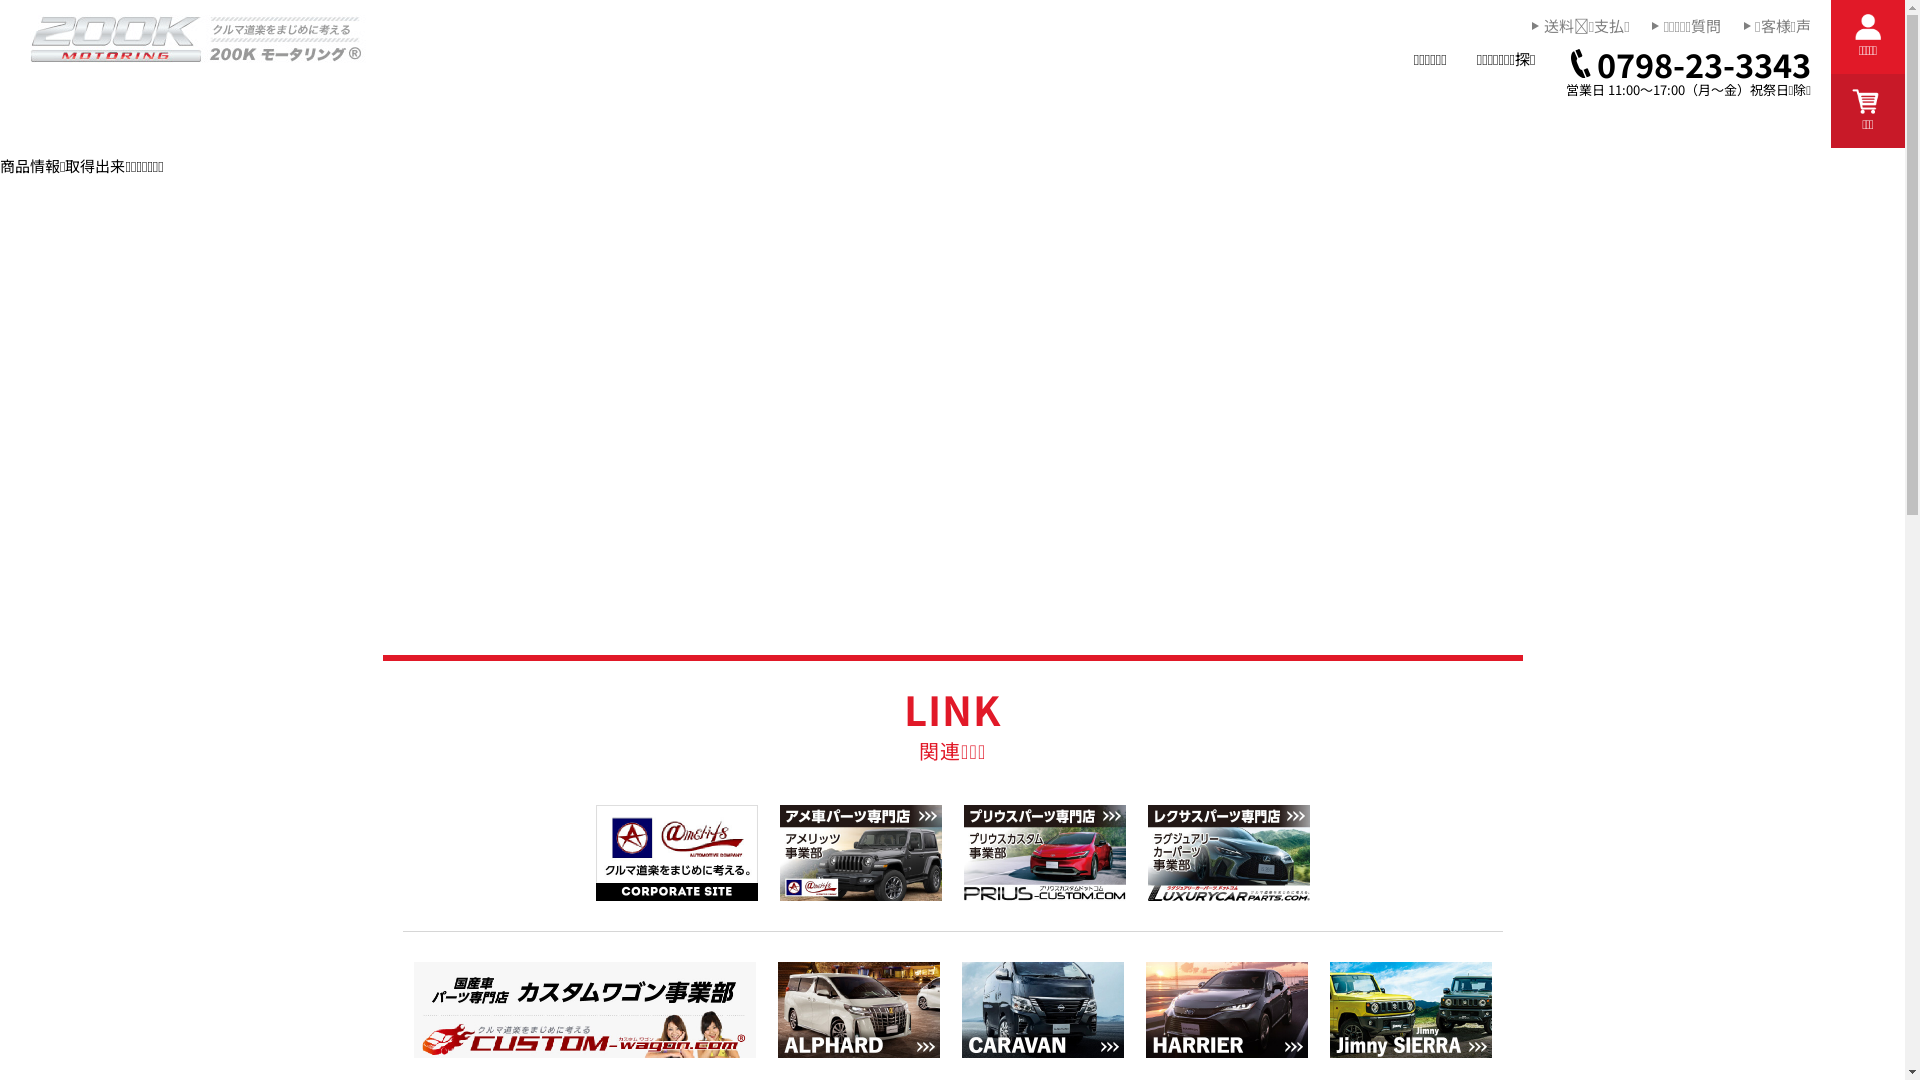 This screenshot has height=1080, width=1920. What do you see at coordinates (1688, 63) in the screenshot?
I see `'0798-23-3343'` at bounding box center [1688, 63].